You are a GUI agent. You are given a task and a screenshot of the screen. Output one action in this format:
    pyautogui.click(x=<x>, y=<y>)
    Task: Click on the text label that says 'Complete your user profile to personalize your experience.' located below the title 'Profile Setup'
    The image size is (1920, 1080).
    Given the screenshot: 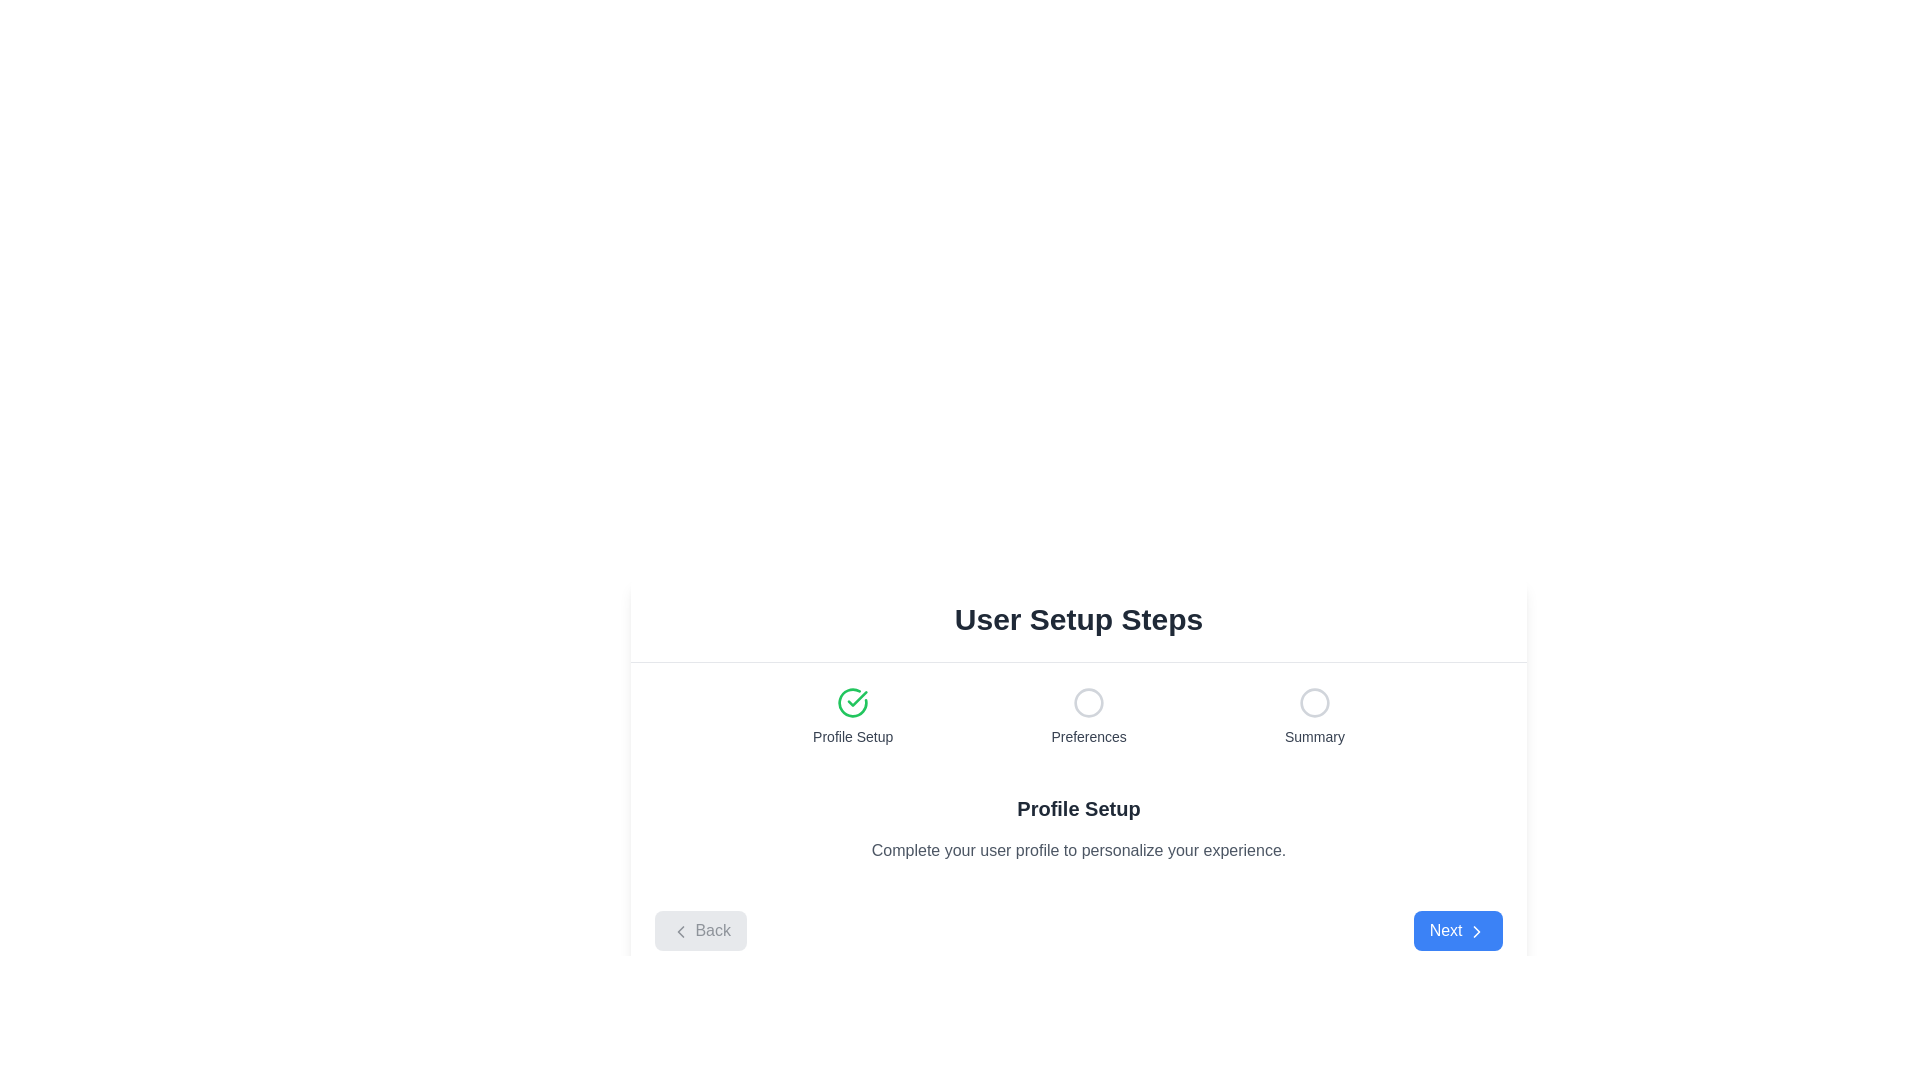 What is the action you would take?
    pyautogui.click(x=1078, y=851)
    